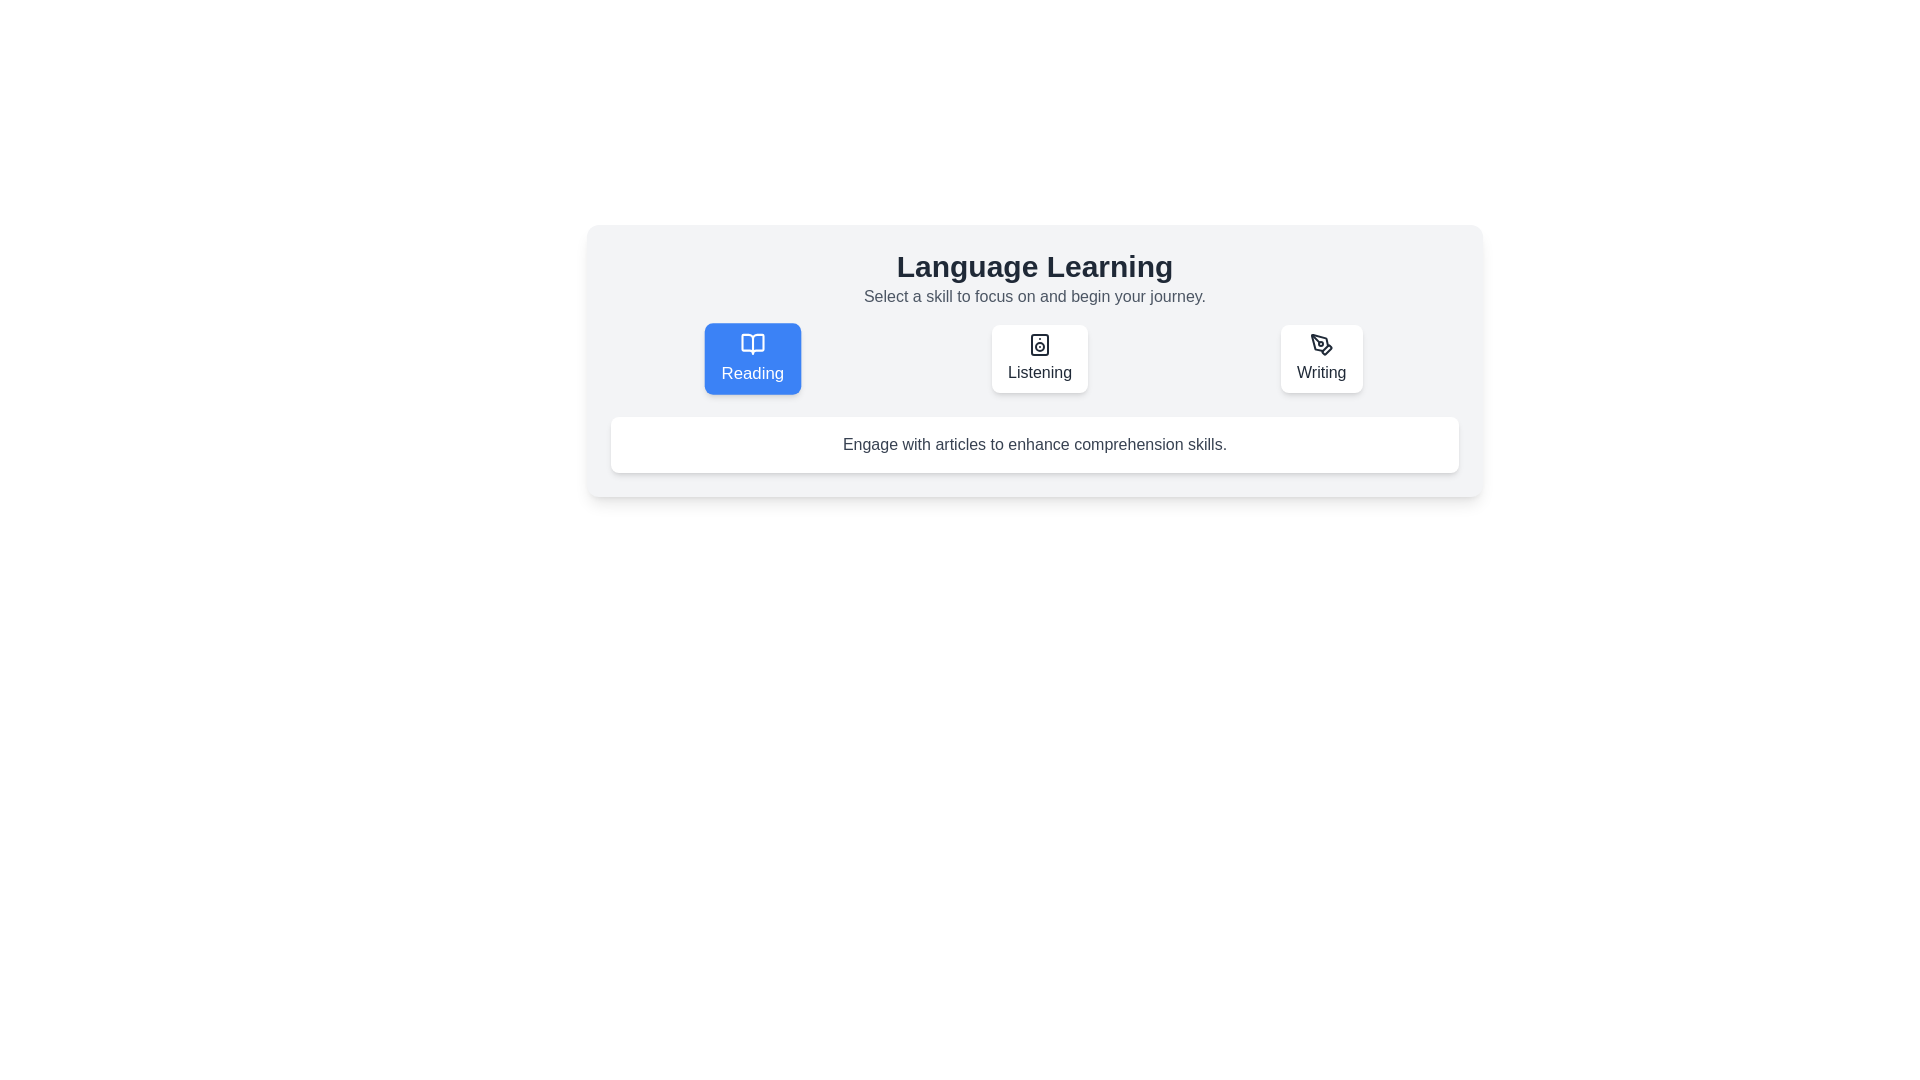 The height and width of the screenshot is (1080, 1920). What do you see at coordinates (752, 343) in the screenshot?
I see `the 'Reading' button icon, which is visually represented and located at the center of the button, above the text label` at bounding box center [752, 343].